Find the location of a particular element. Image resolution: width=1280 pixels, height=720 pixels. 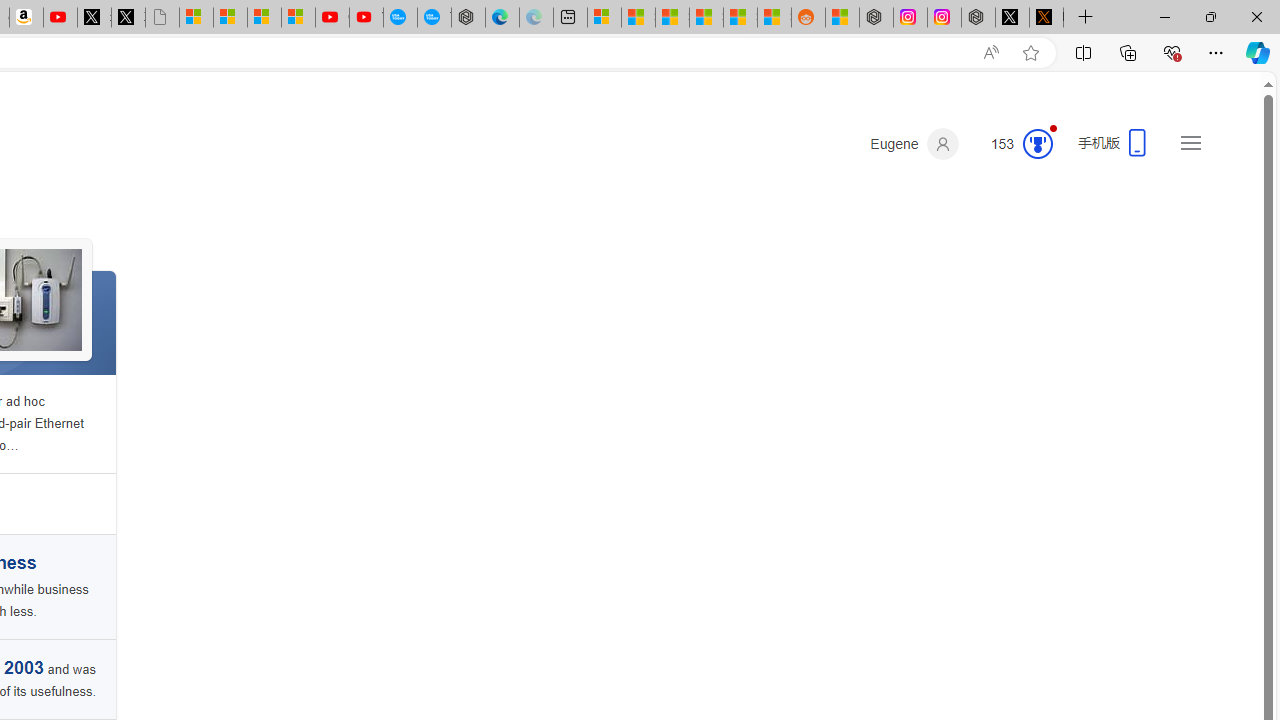

'Eugene' is located at coordinates (913, 143).